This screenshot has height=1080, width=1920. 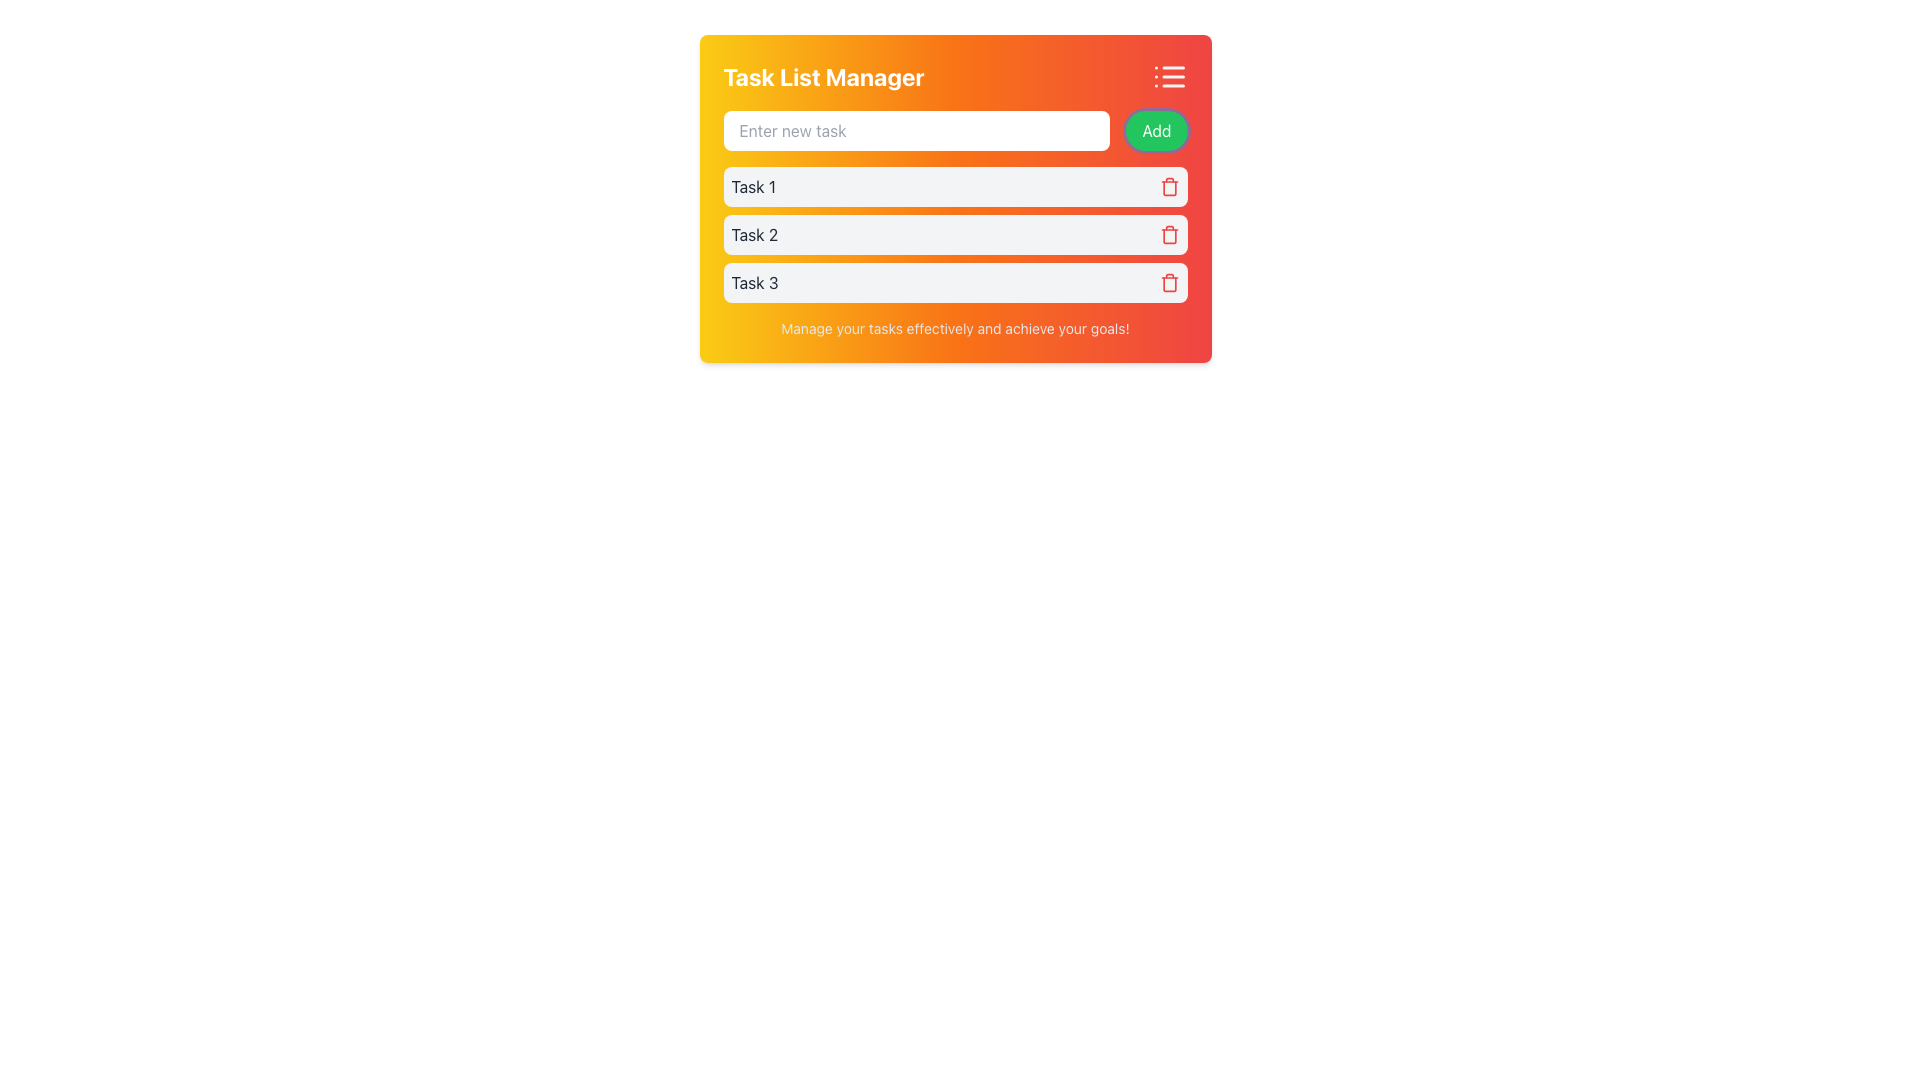 What do you see at coordinates (1169, 186) in the screenshot?
I see `the delete button located on the right side of the 'Task 1' row` at bounding box center [1169, 186].